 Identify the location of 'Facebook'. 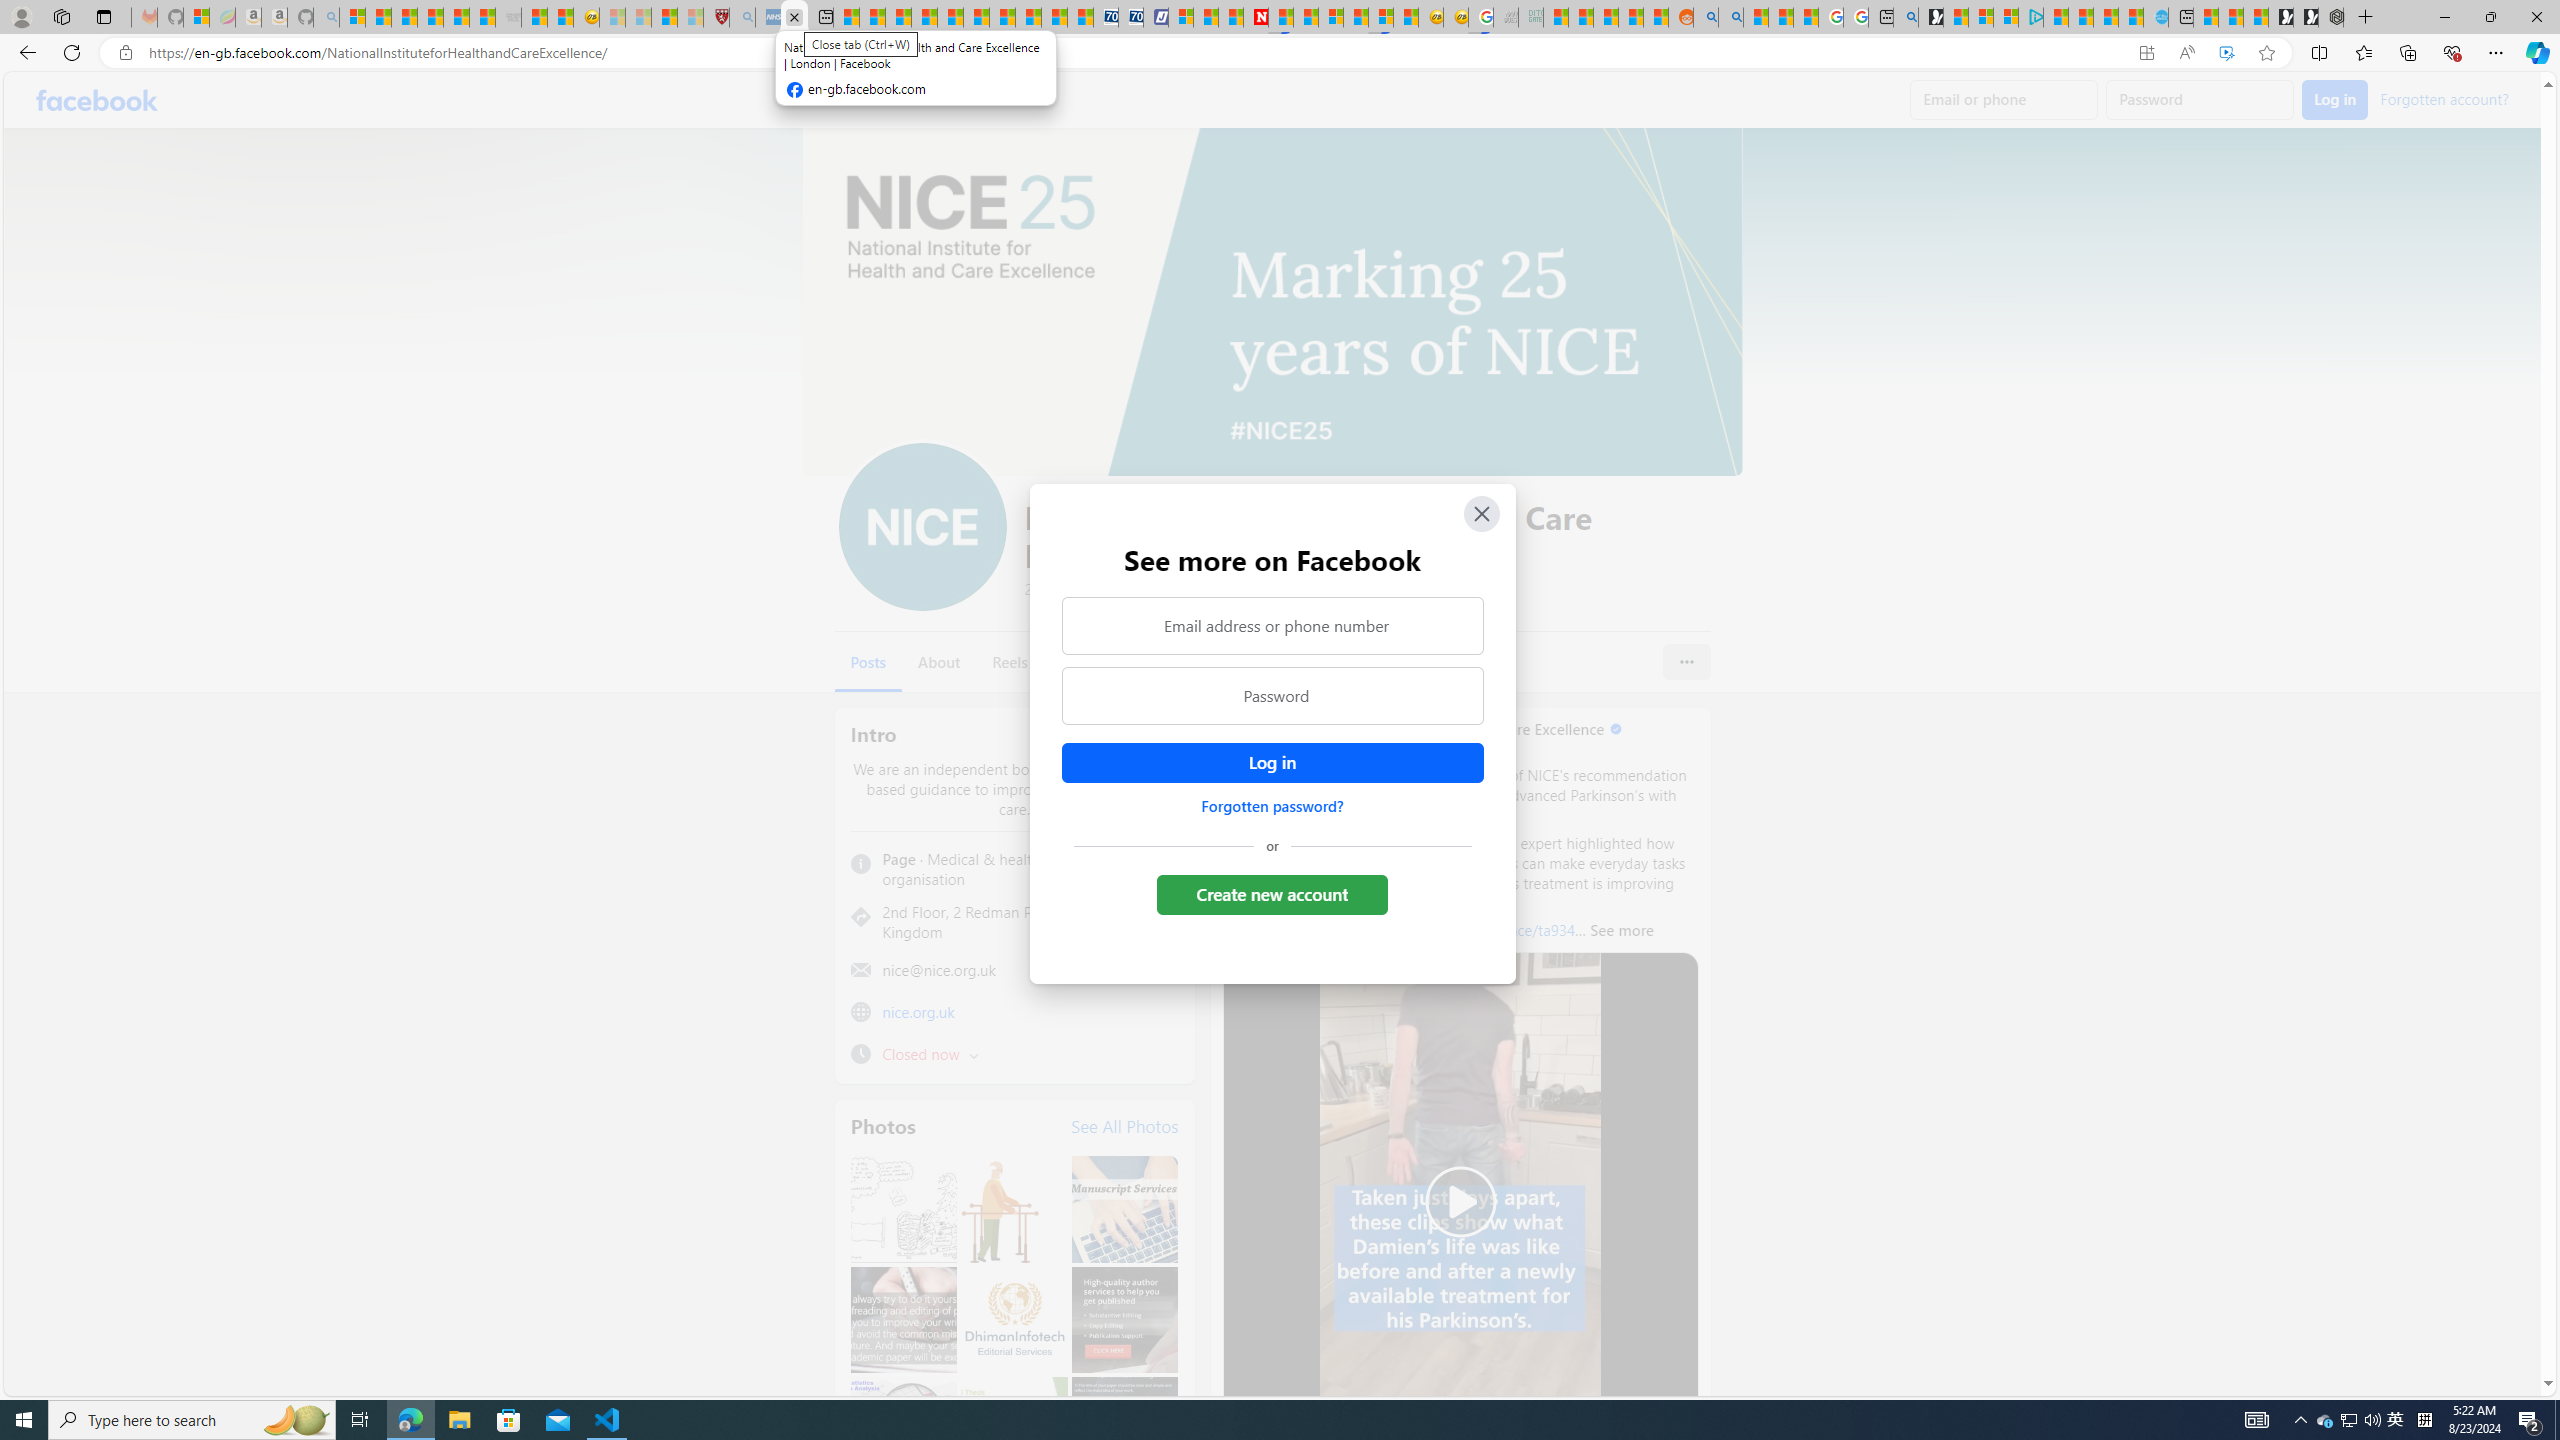
(97, 99).